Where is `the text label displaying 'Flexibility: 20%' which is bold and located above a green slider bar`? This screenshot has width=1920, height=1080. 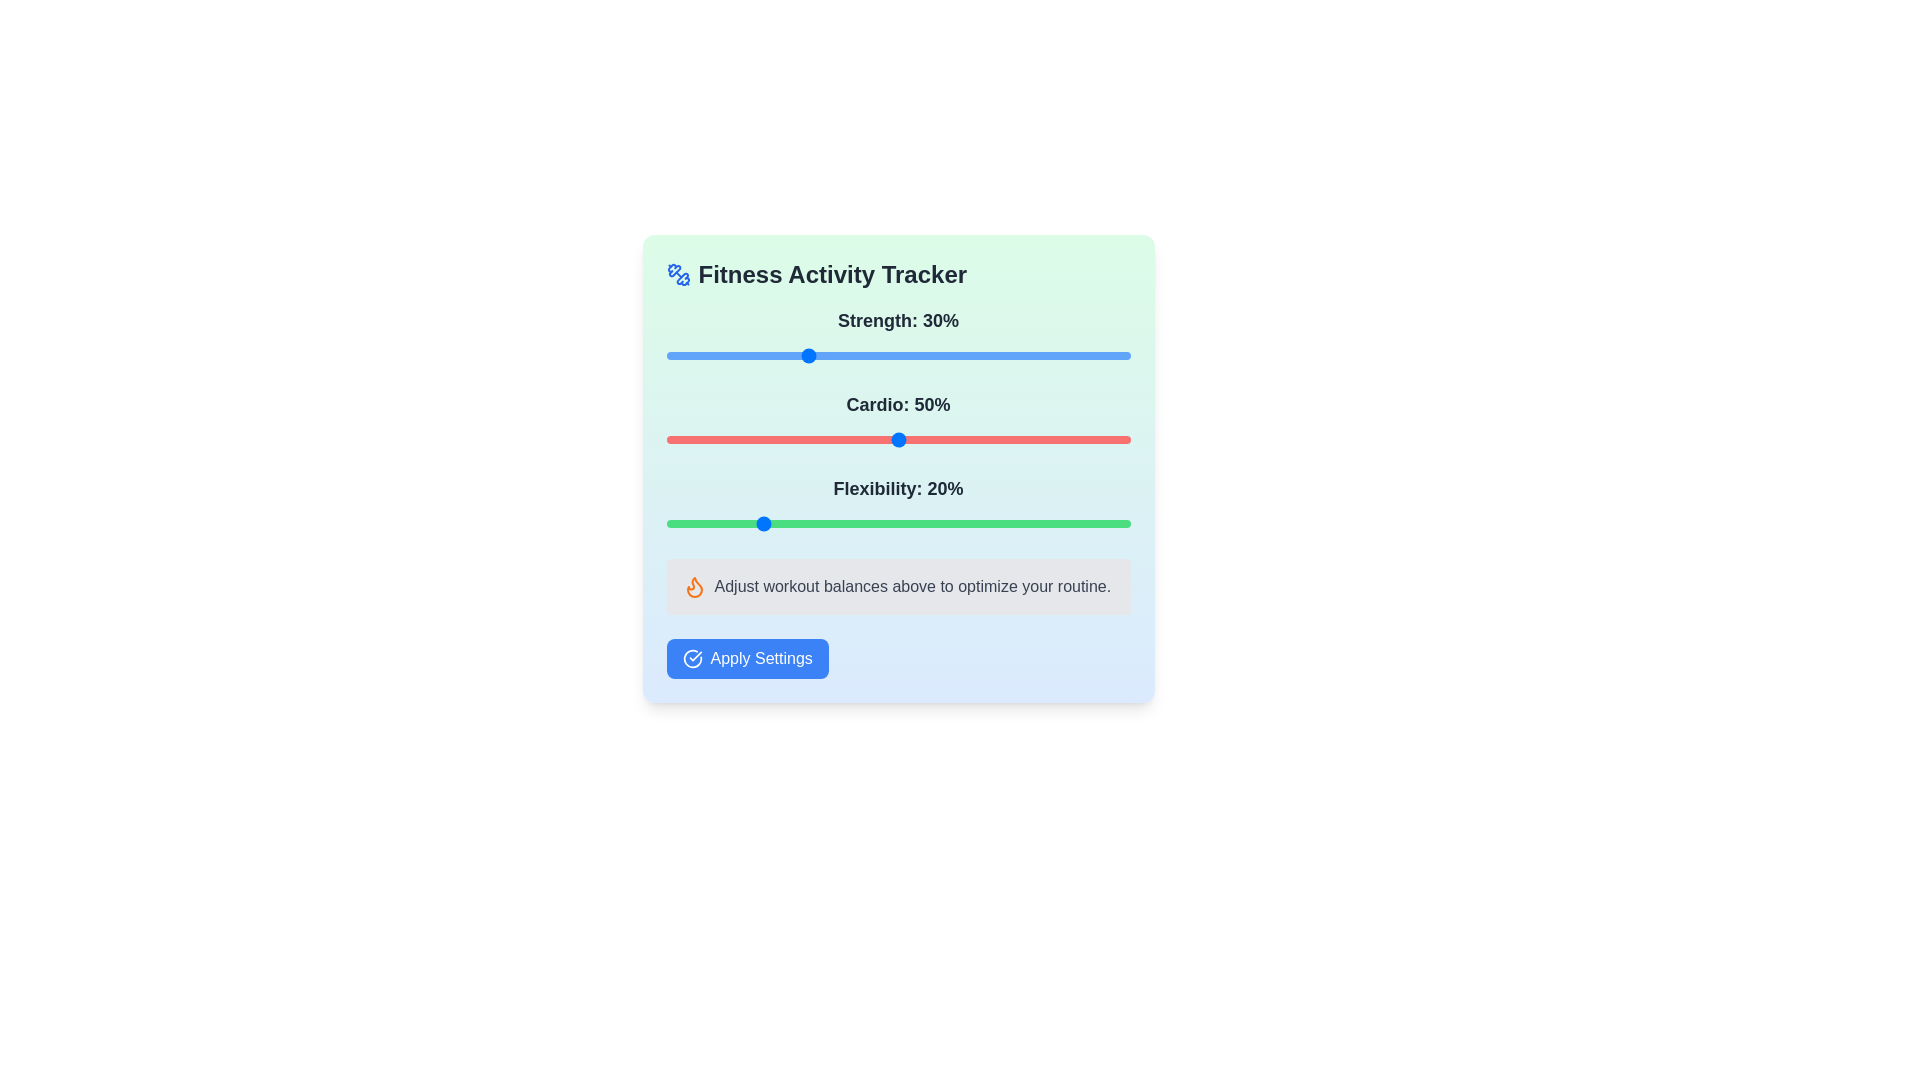
the text label displaying 'Flexibility: 20%' which is bold and located above a green slider bar is located at coordinates (897, 489).